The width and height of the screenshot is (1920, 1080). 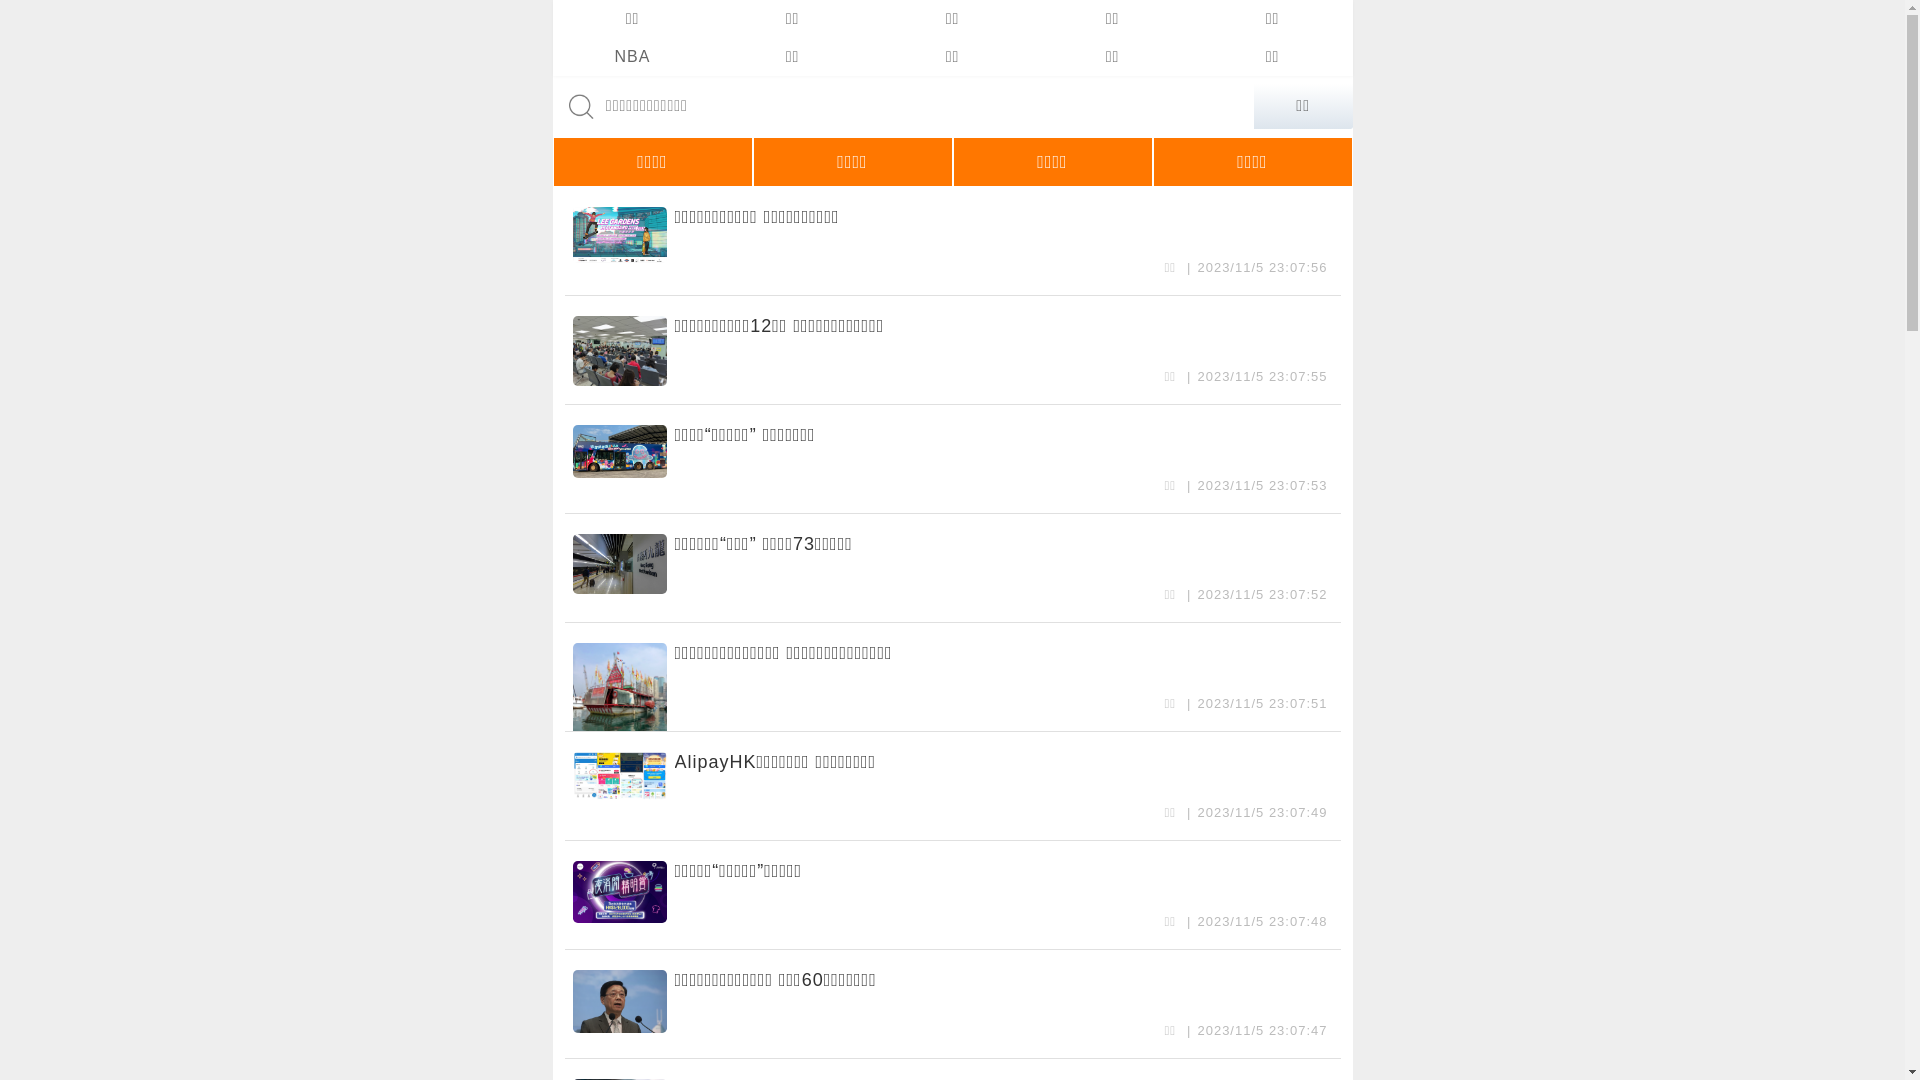 I want to click on 'NBA', so click(x=631, y=56).